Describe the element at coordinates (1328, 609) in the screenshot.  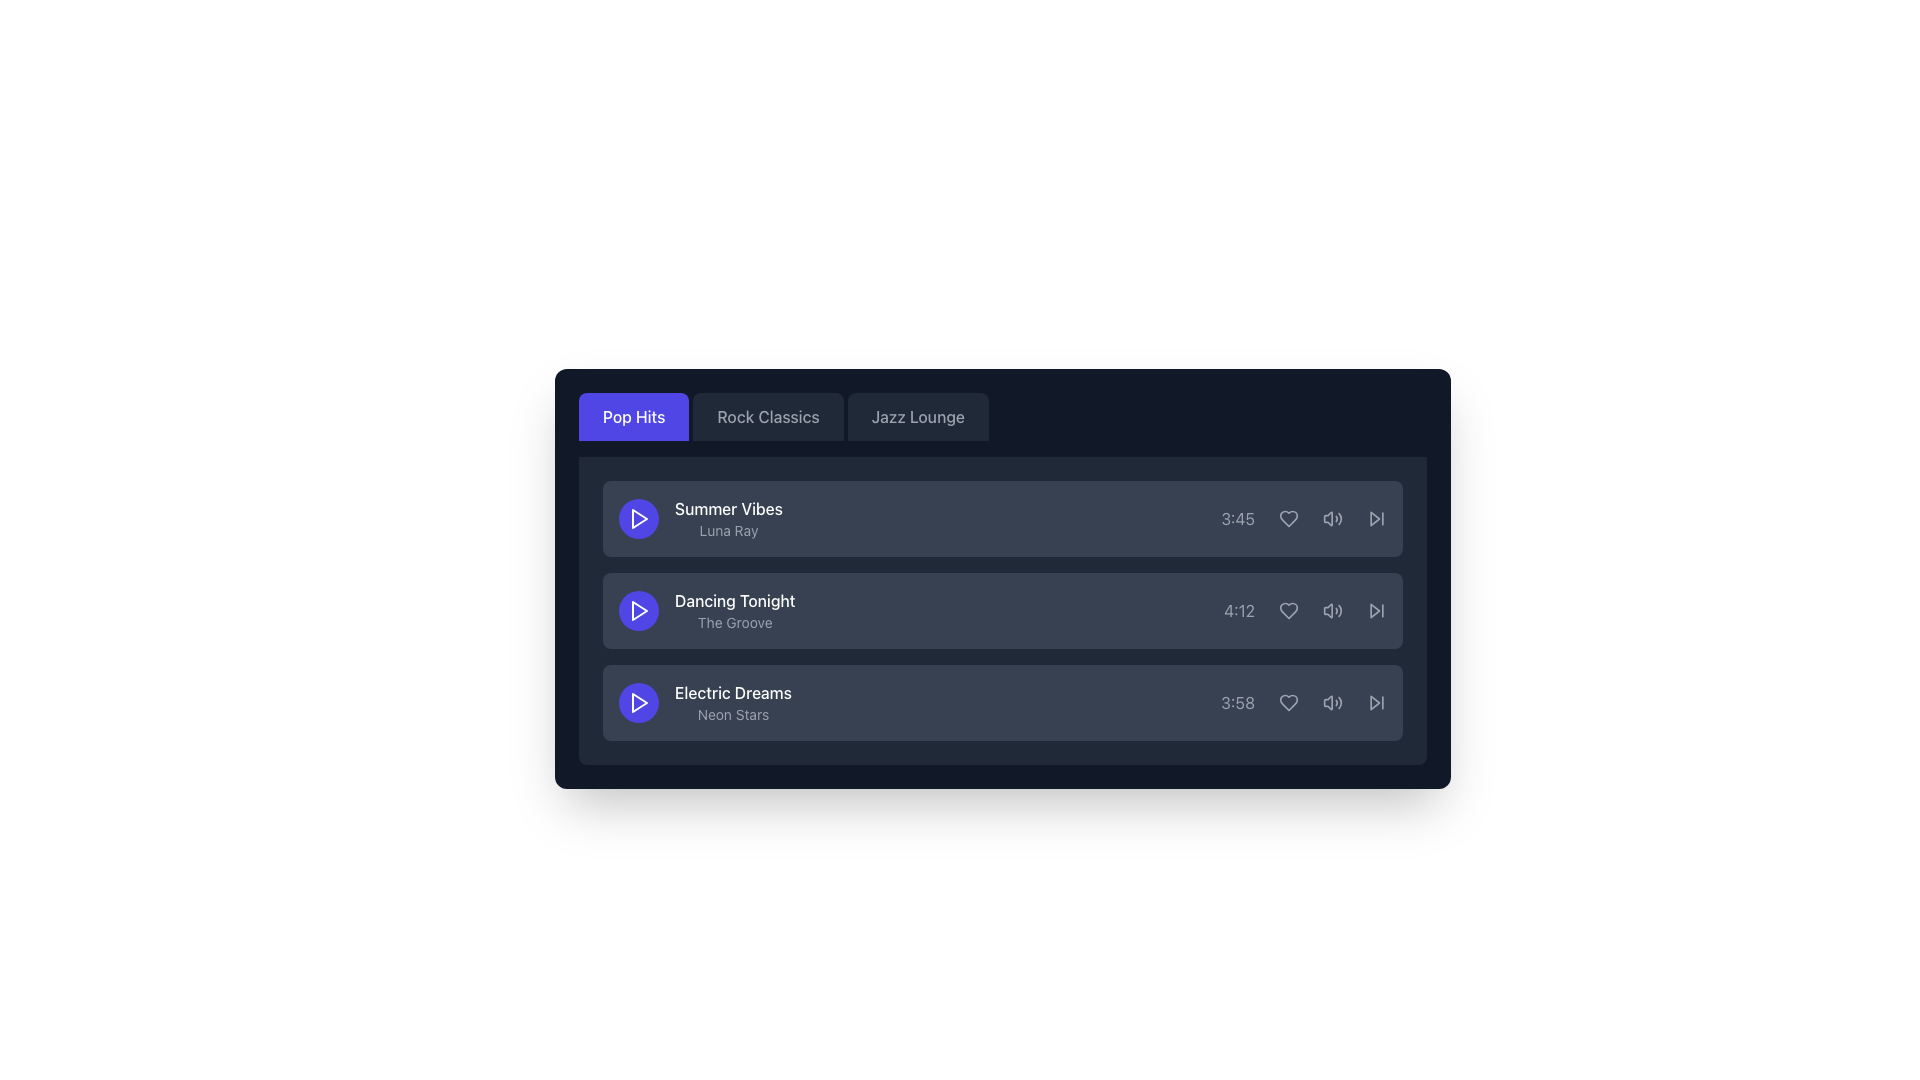
I see `the leftmost segment of the volume icon, which resembles a part of a waveform, located within the controls of the second song listed in the interface` at that location.